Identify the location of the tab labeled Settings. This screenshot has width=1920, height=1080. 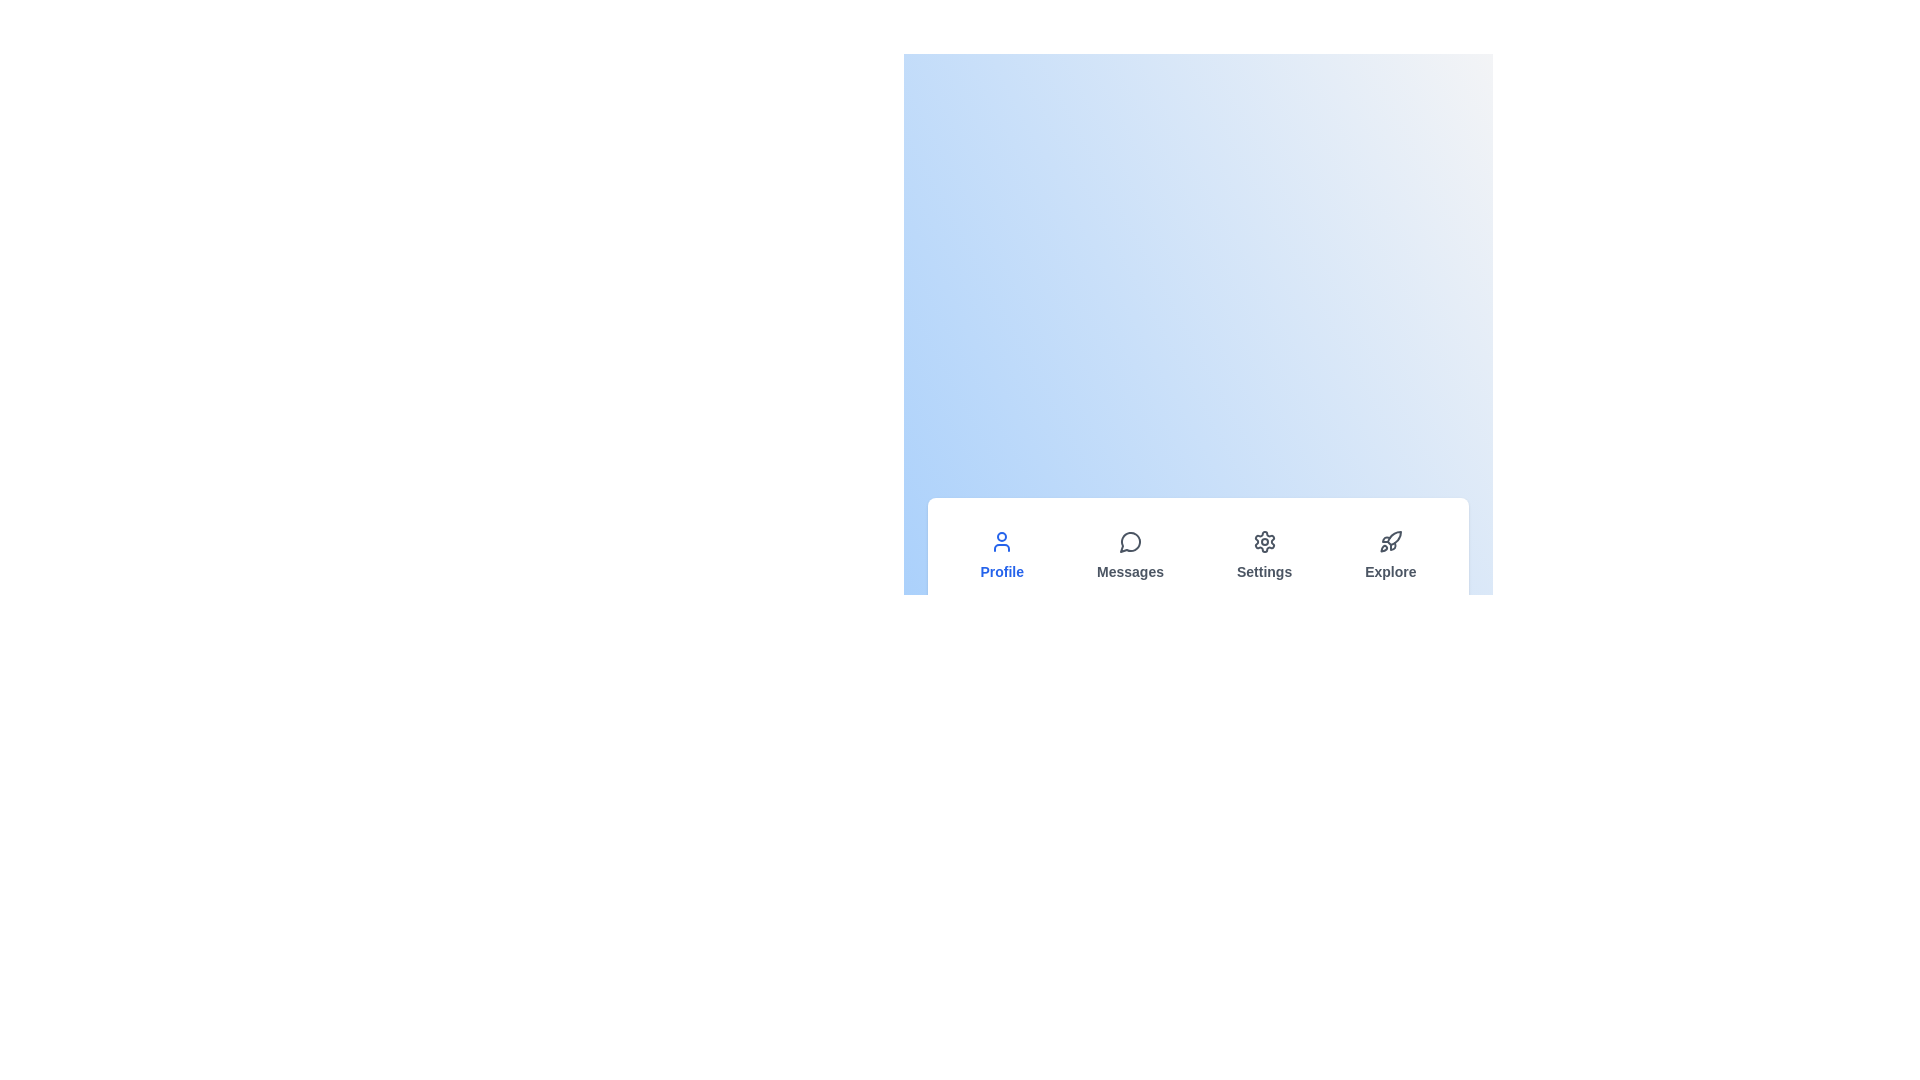
(1263, 555).